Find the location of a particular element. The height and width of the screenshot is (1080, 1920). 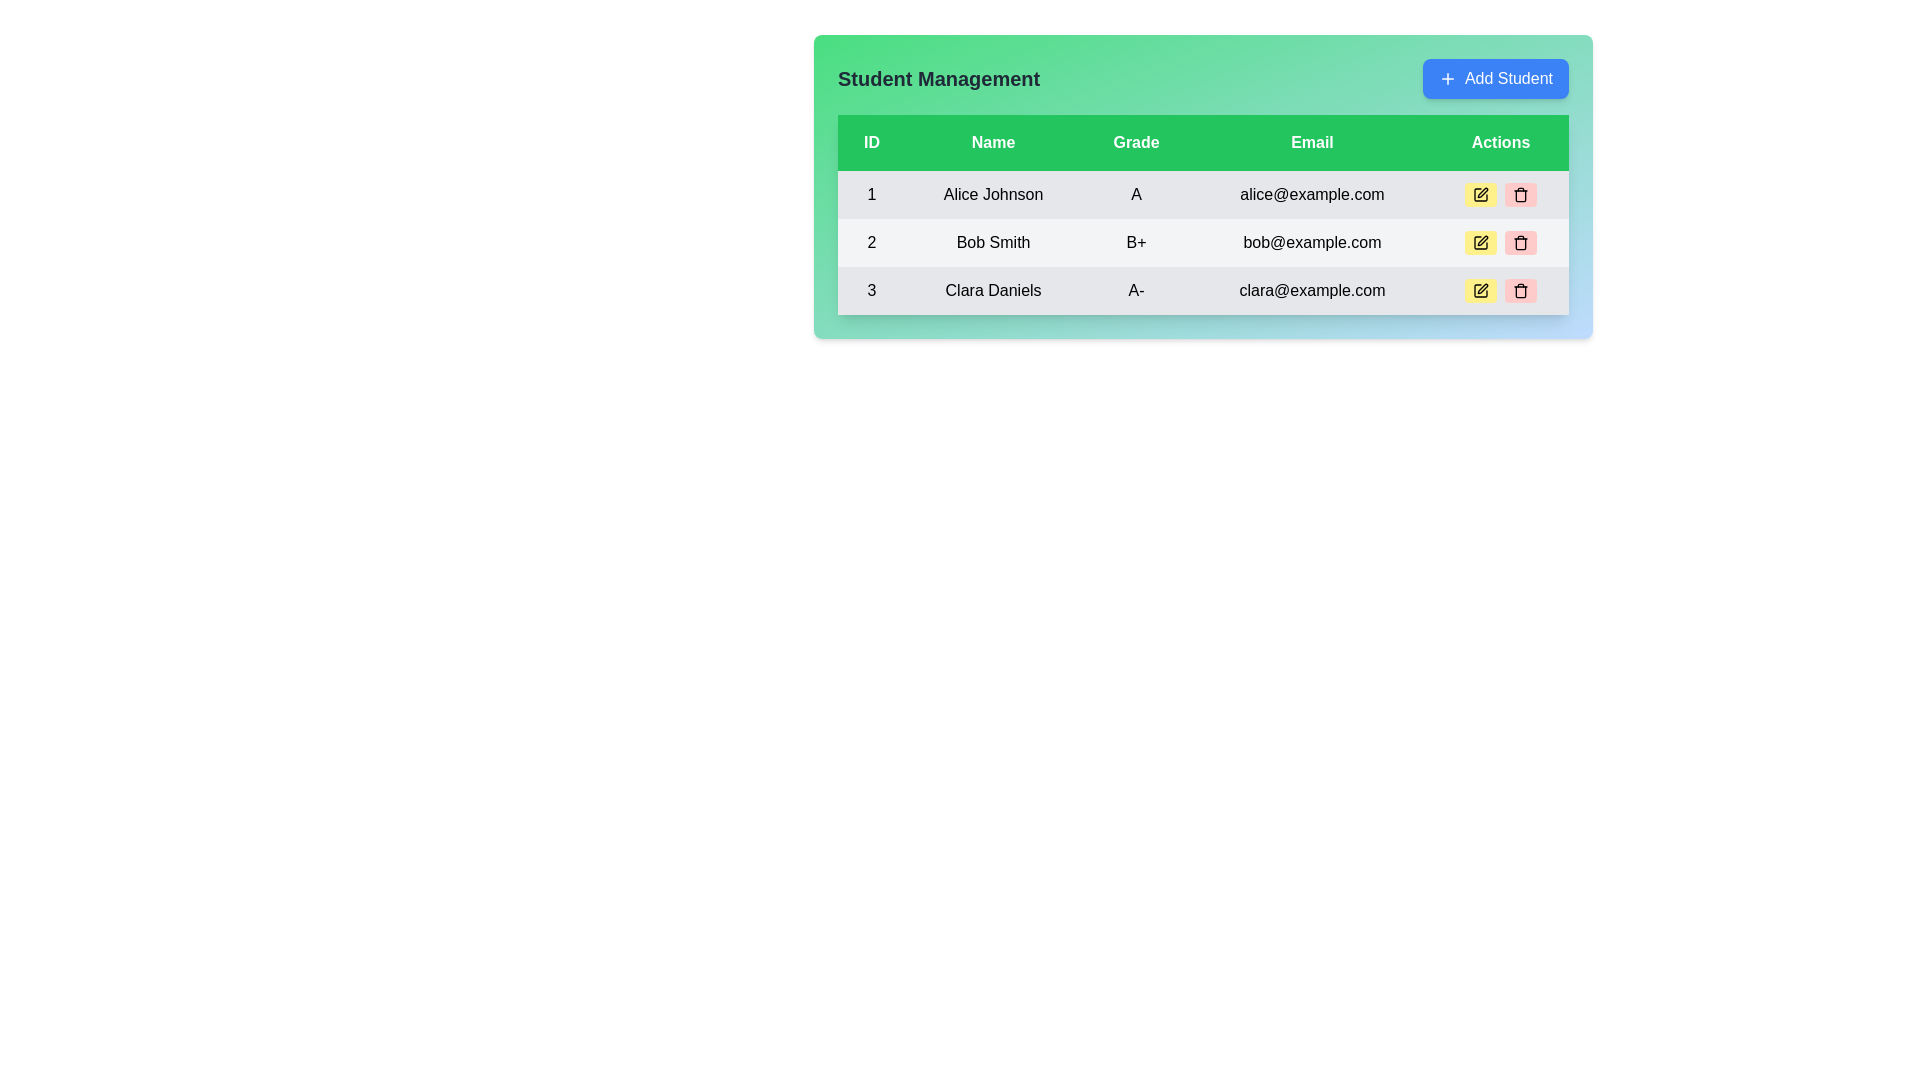

the text element 'Clara Daniels' located in the 'Name' column of the third row in the 'Student Management' table, which is styled with medium font weight on a light gray background is located at coordinates (993, 290).